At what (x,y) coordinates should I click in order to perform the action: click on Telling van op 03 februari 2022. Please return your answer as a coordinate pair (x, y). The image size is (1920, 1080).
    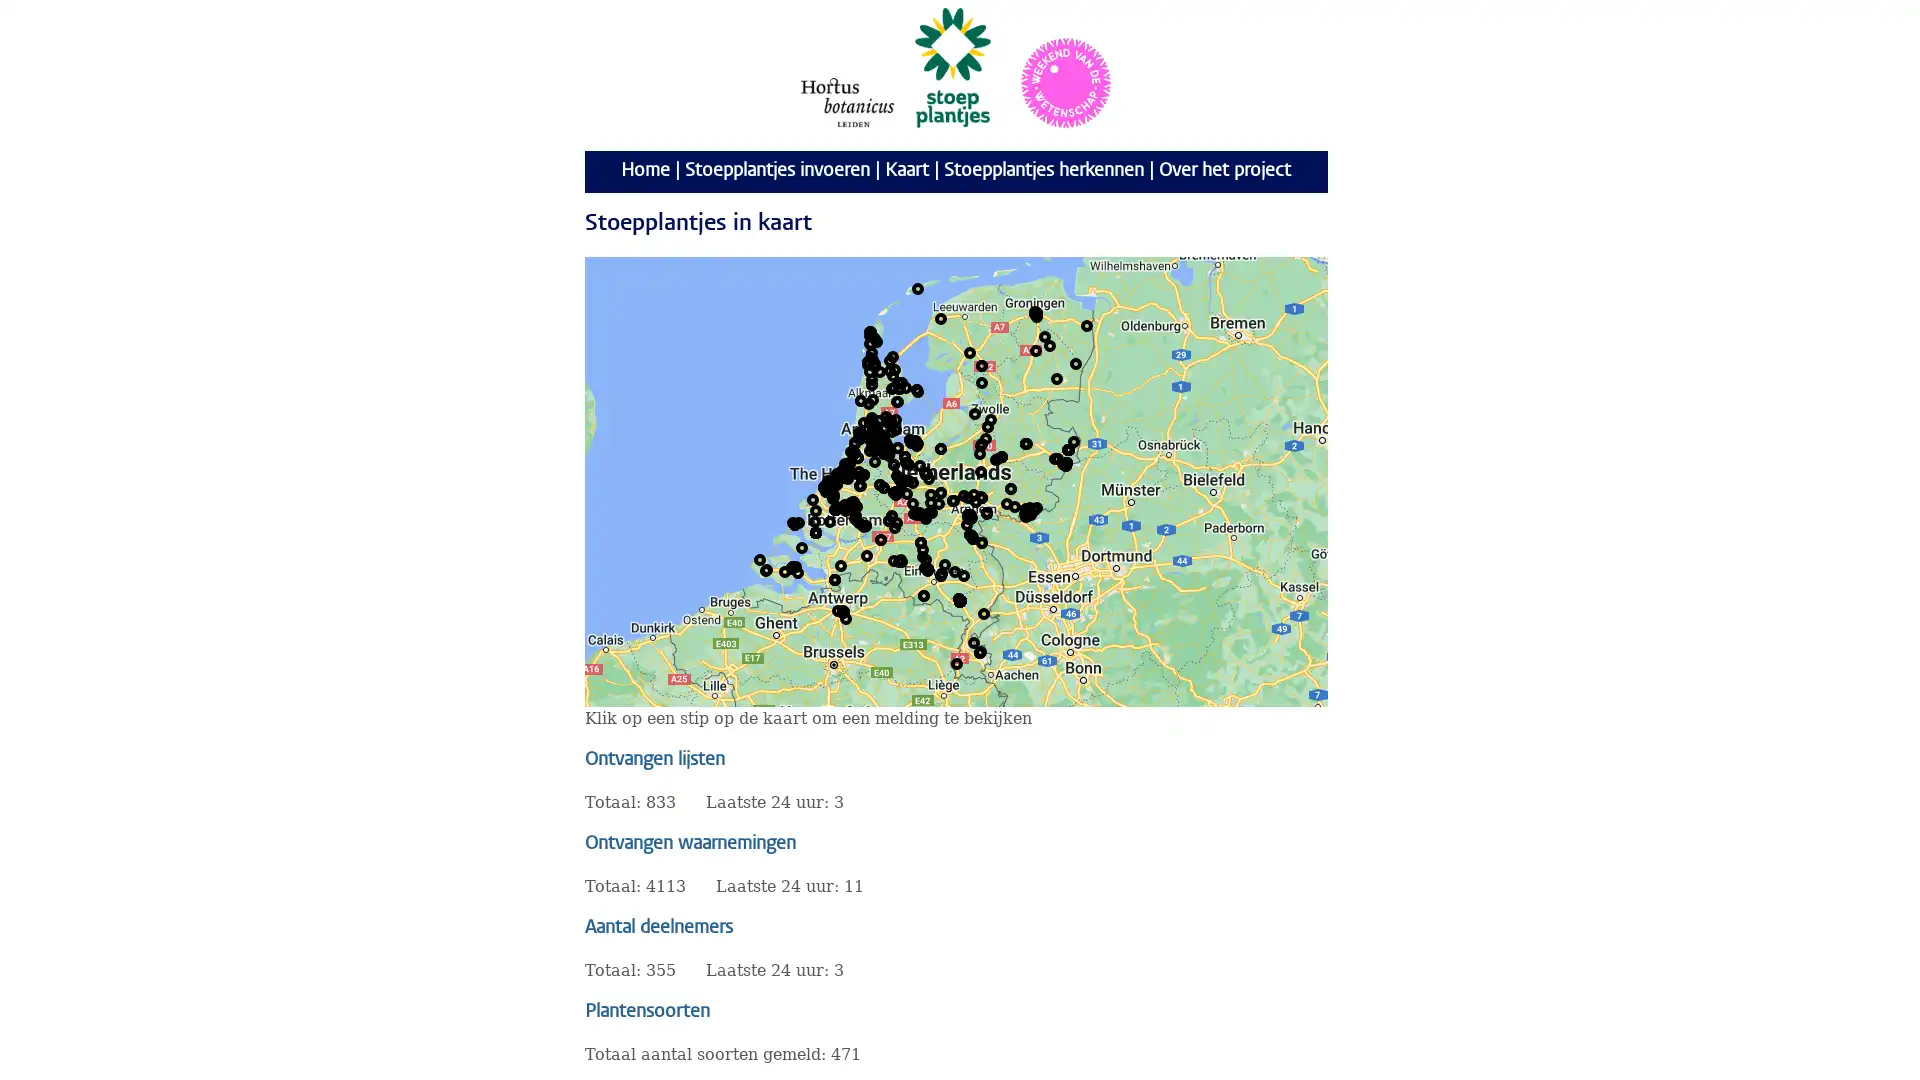
    Looking at the image, I should click on (878, 431).